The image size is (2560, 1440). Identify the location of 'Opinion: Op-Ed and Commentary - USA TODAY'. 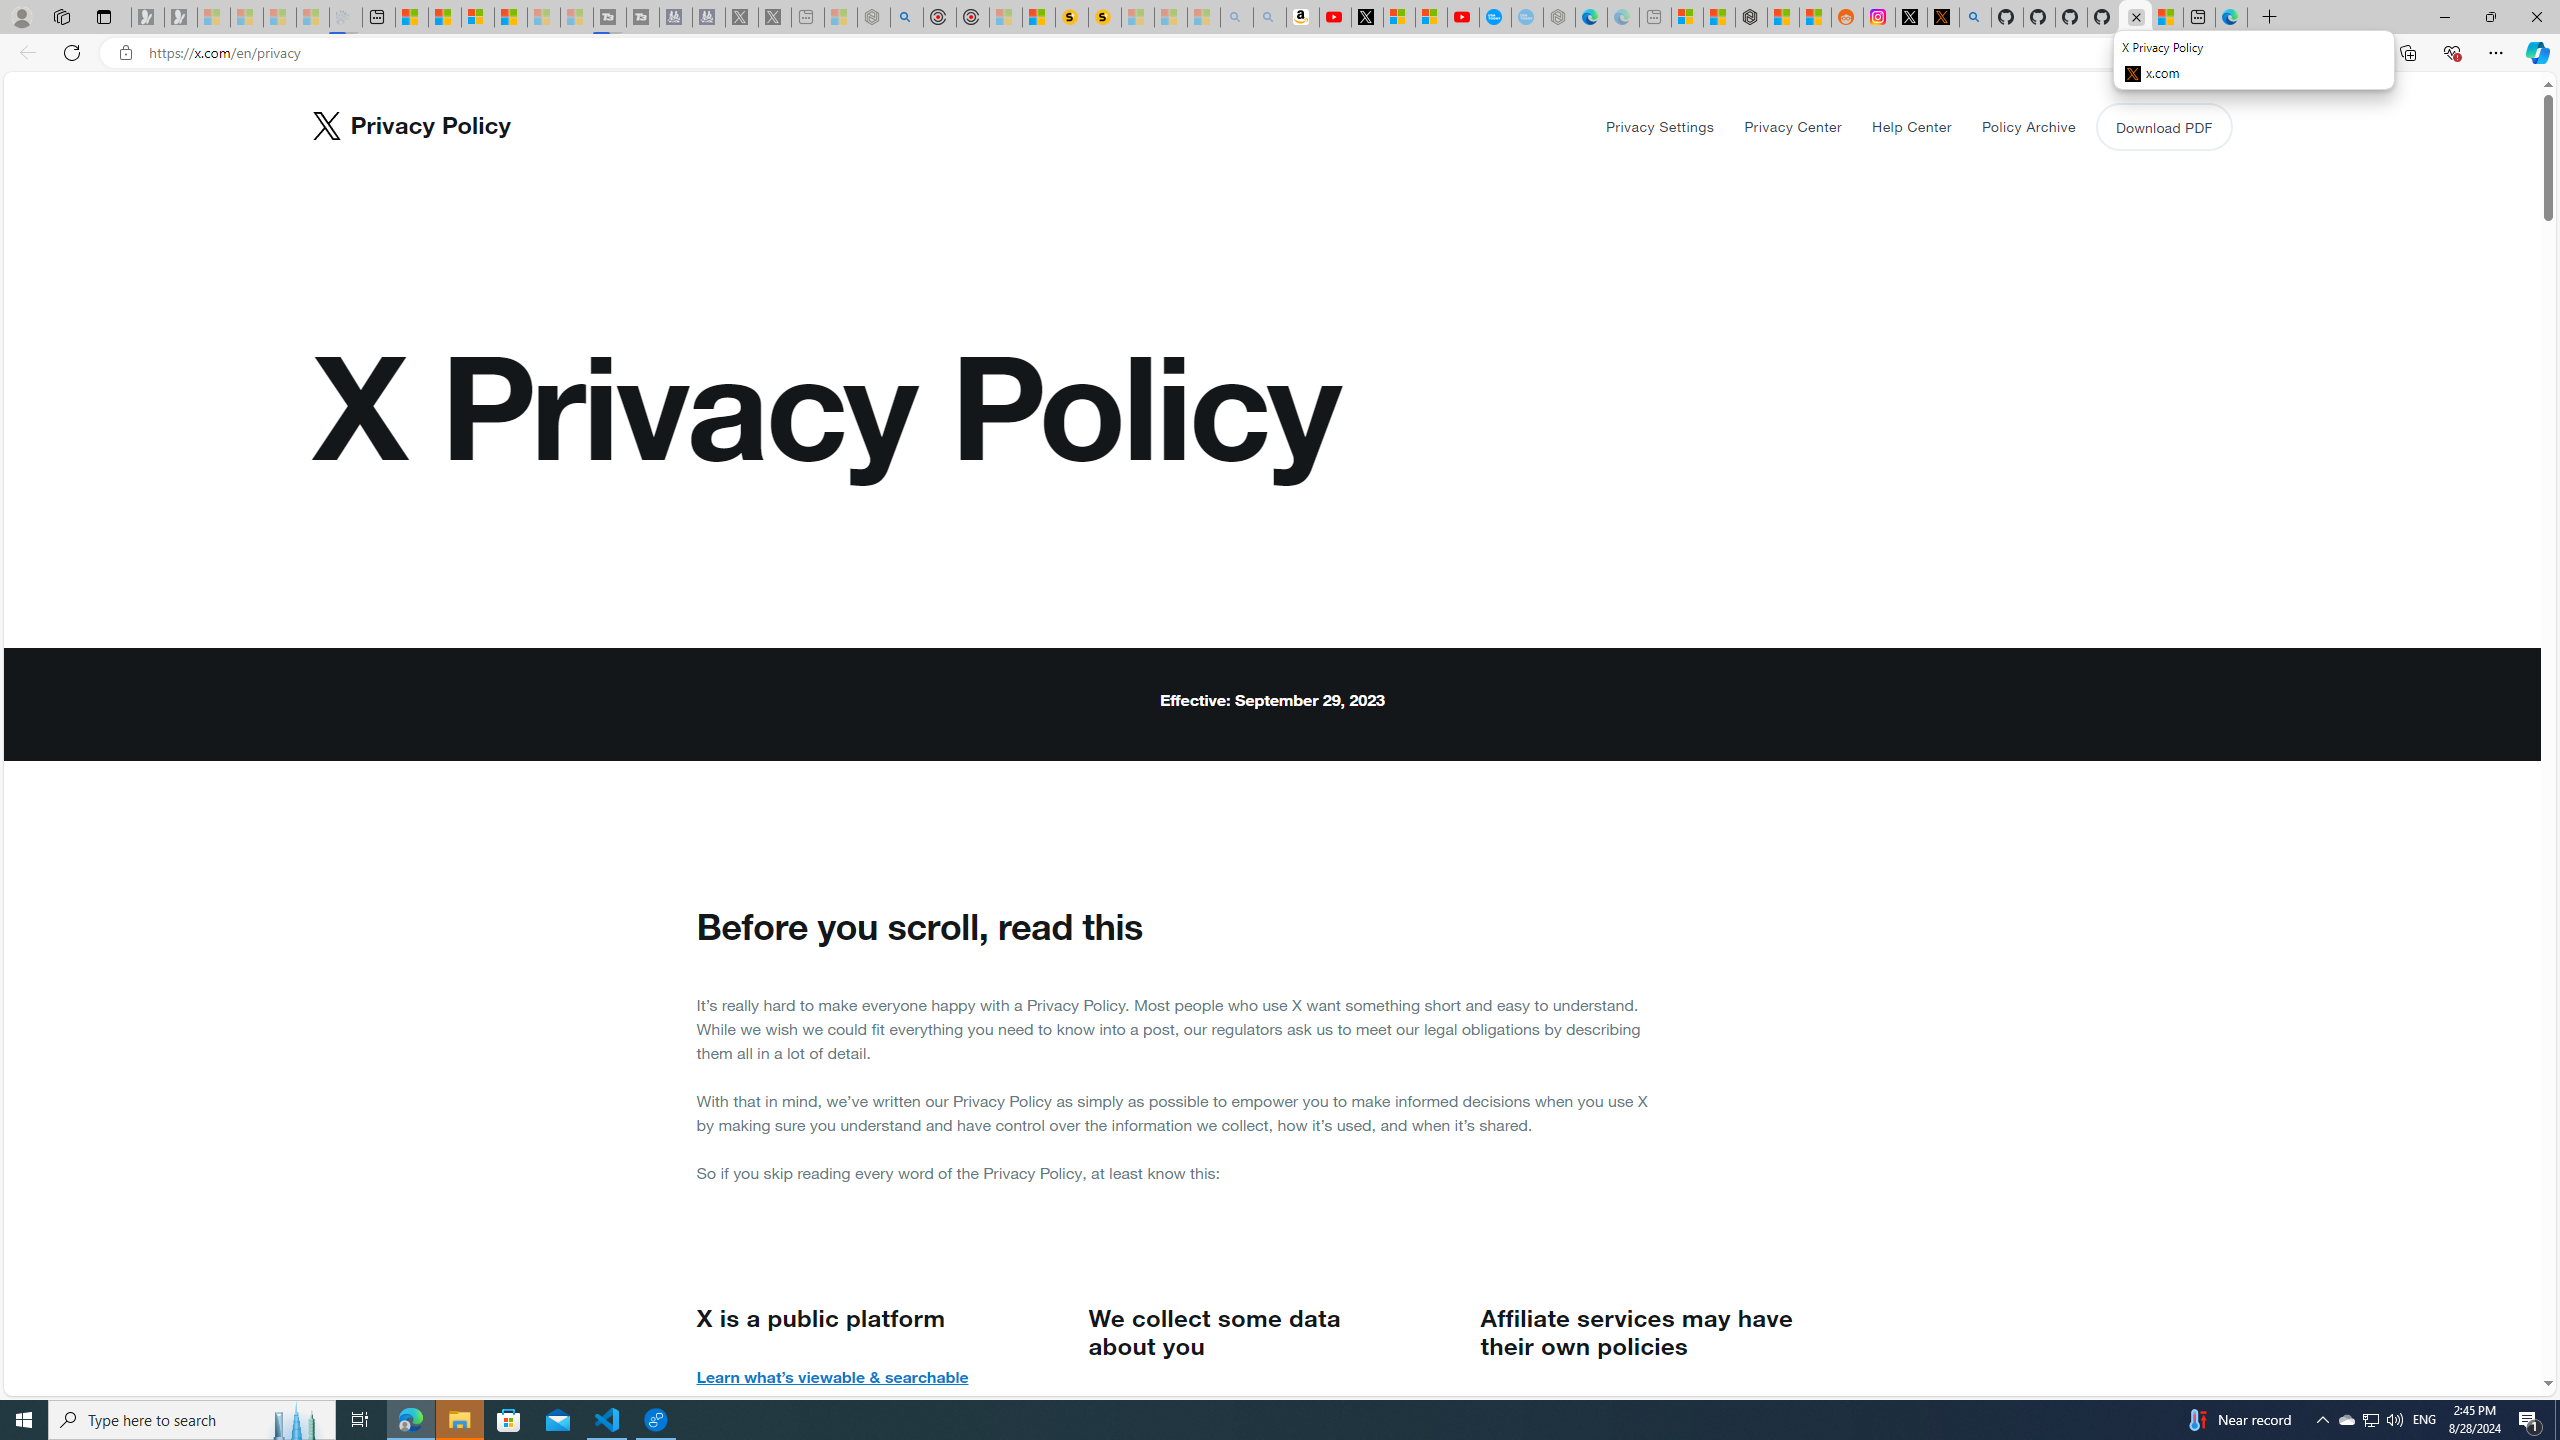
(1496, 16).